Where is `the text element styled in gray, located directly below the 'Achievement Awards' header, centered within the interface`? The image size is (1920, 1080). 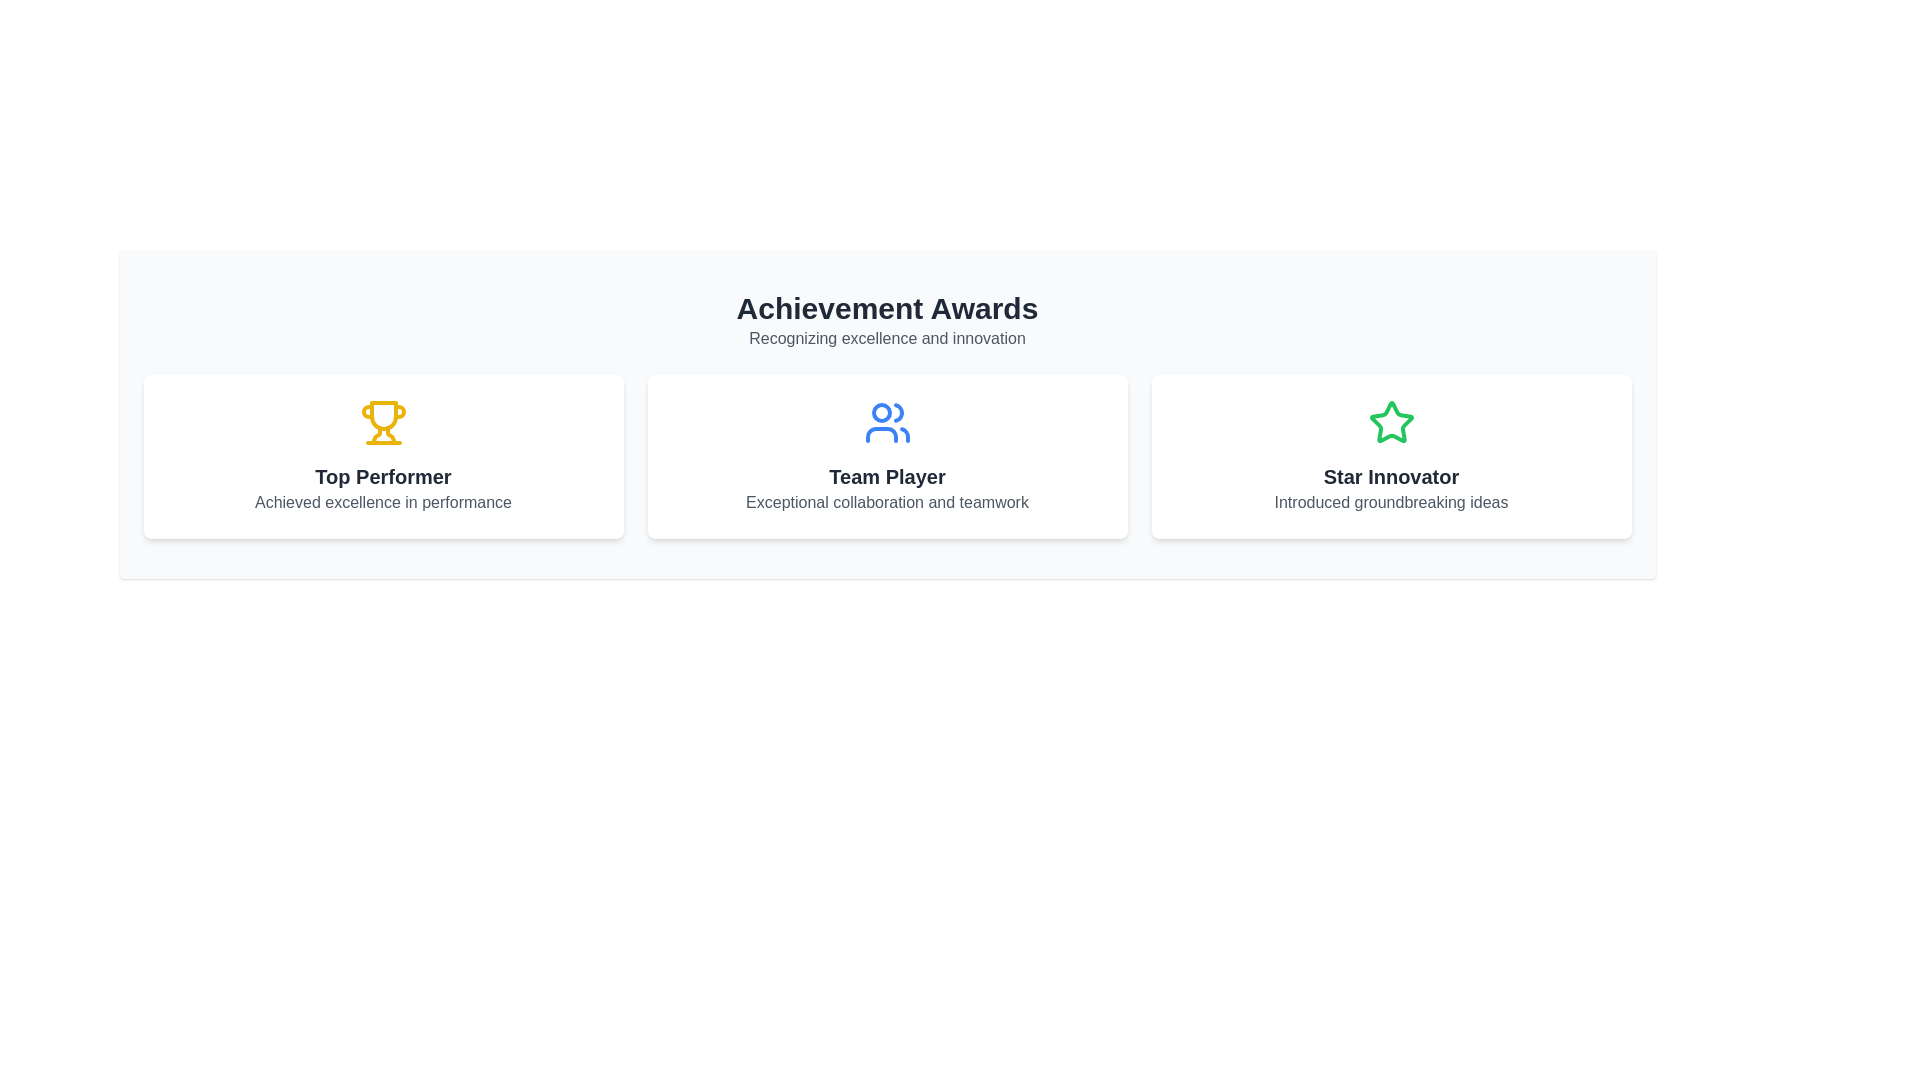
the text element styled in gray, located directly below the 'Achievement Awards' header, centered within the interface is located at coordinates (886, 338).